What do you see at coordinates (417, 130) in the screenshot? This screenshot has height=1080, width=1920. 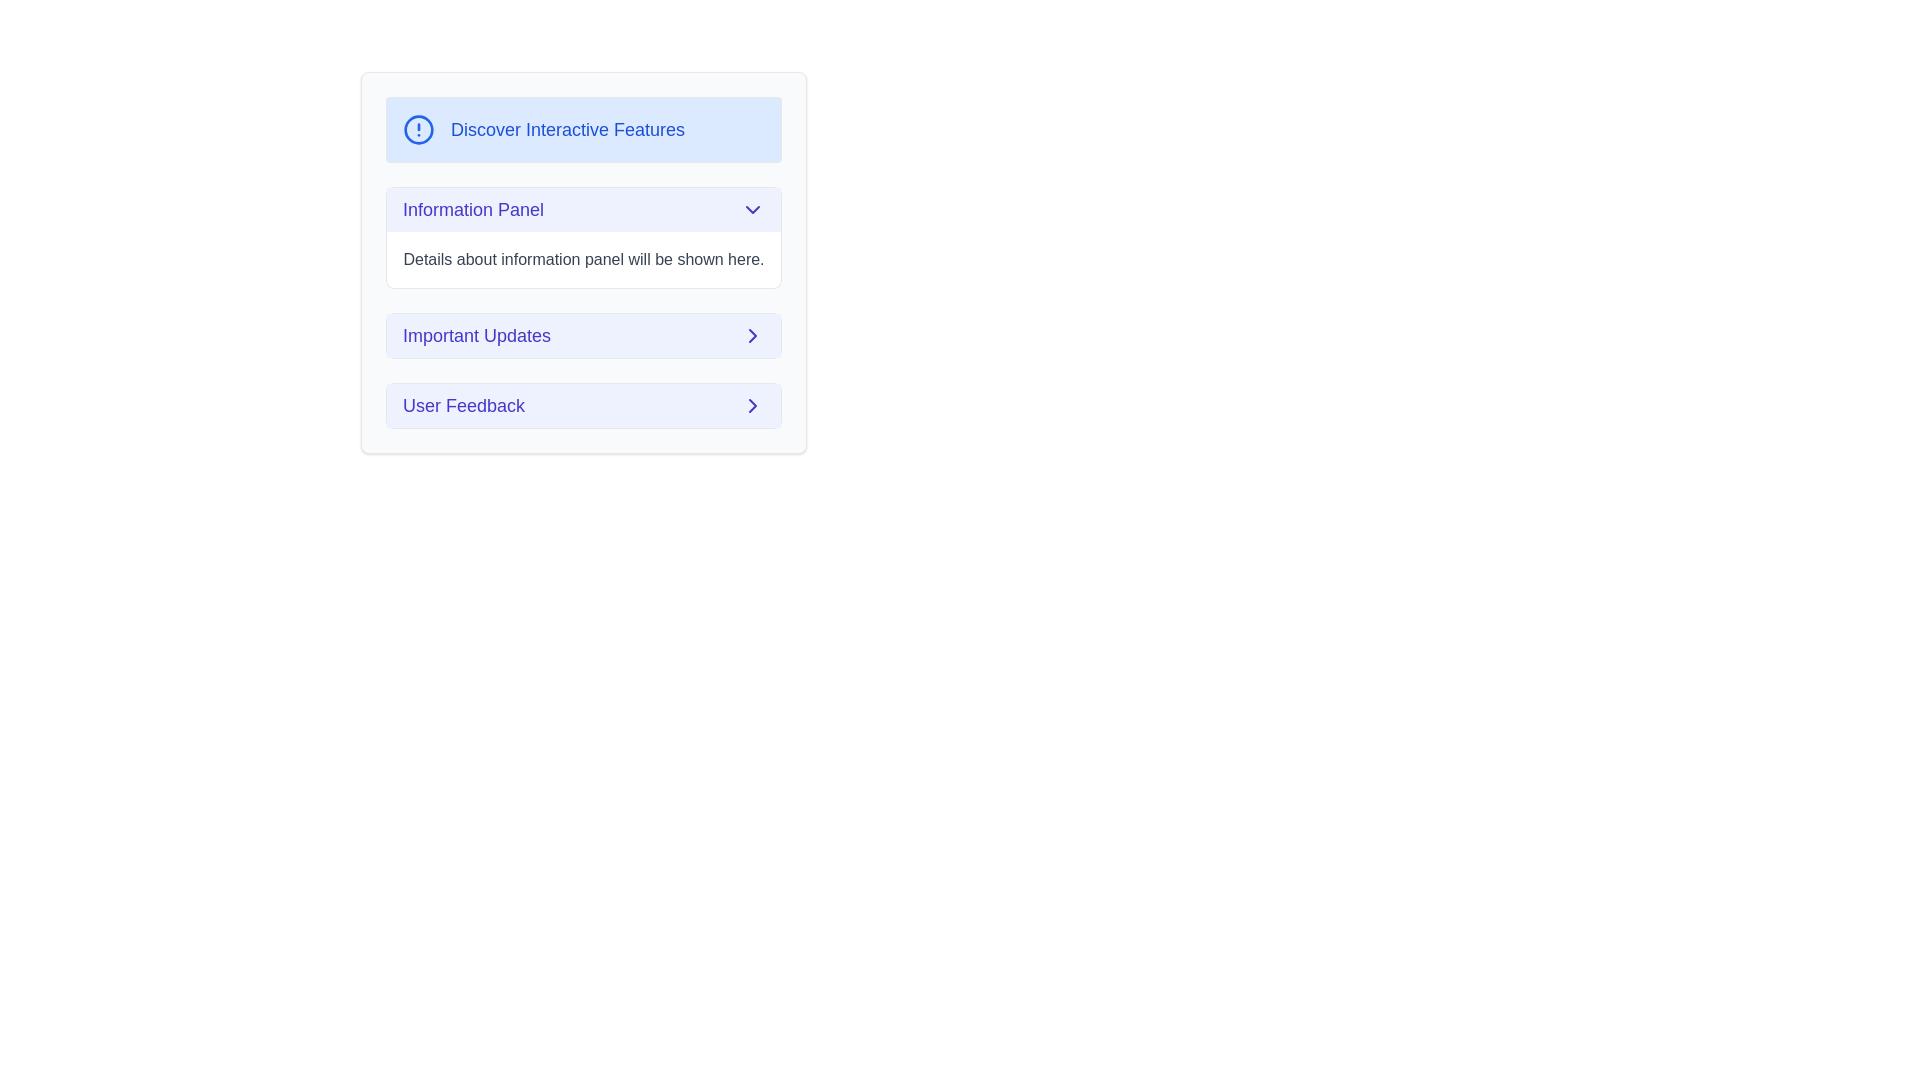 I see `the circular blue outlined icon with an exclamation mark, located in the top left corner of the 'Discover Interactive Features' panel header` at bounding box center [417, 130].